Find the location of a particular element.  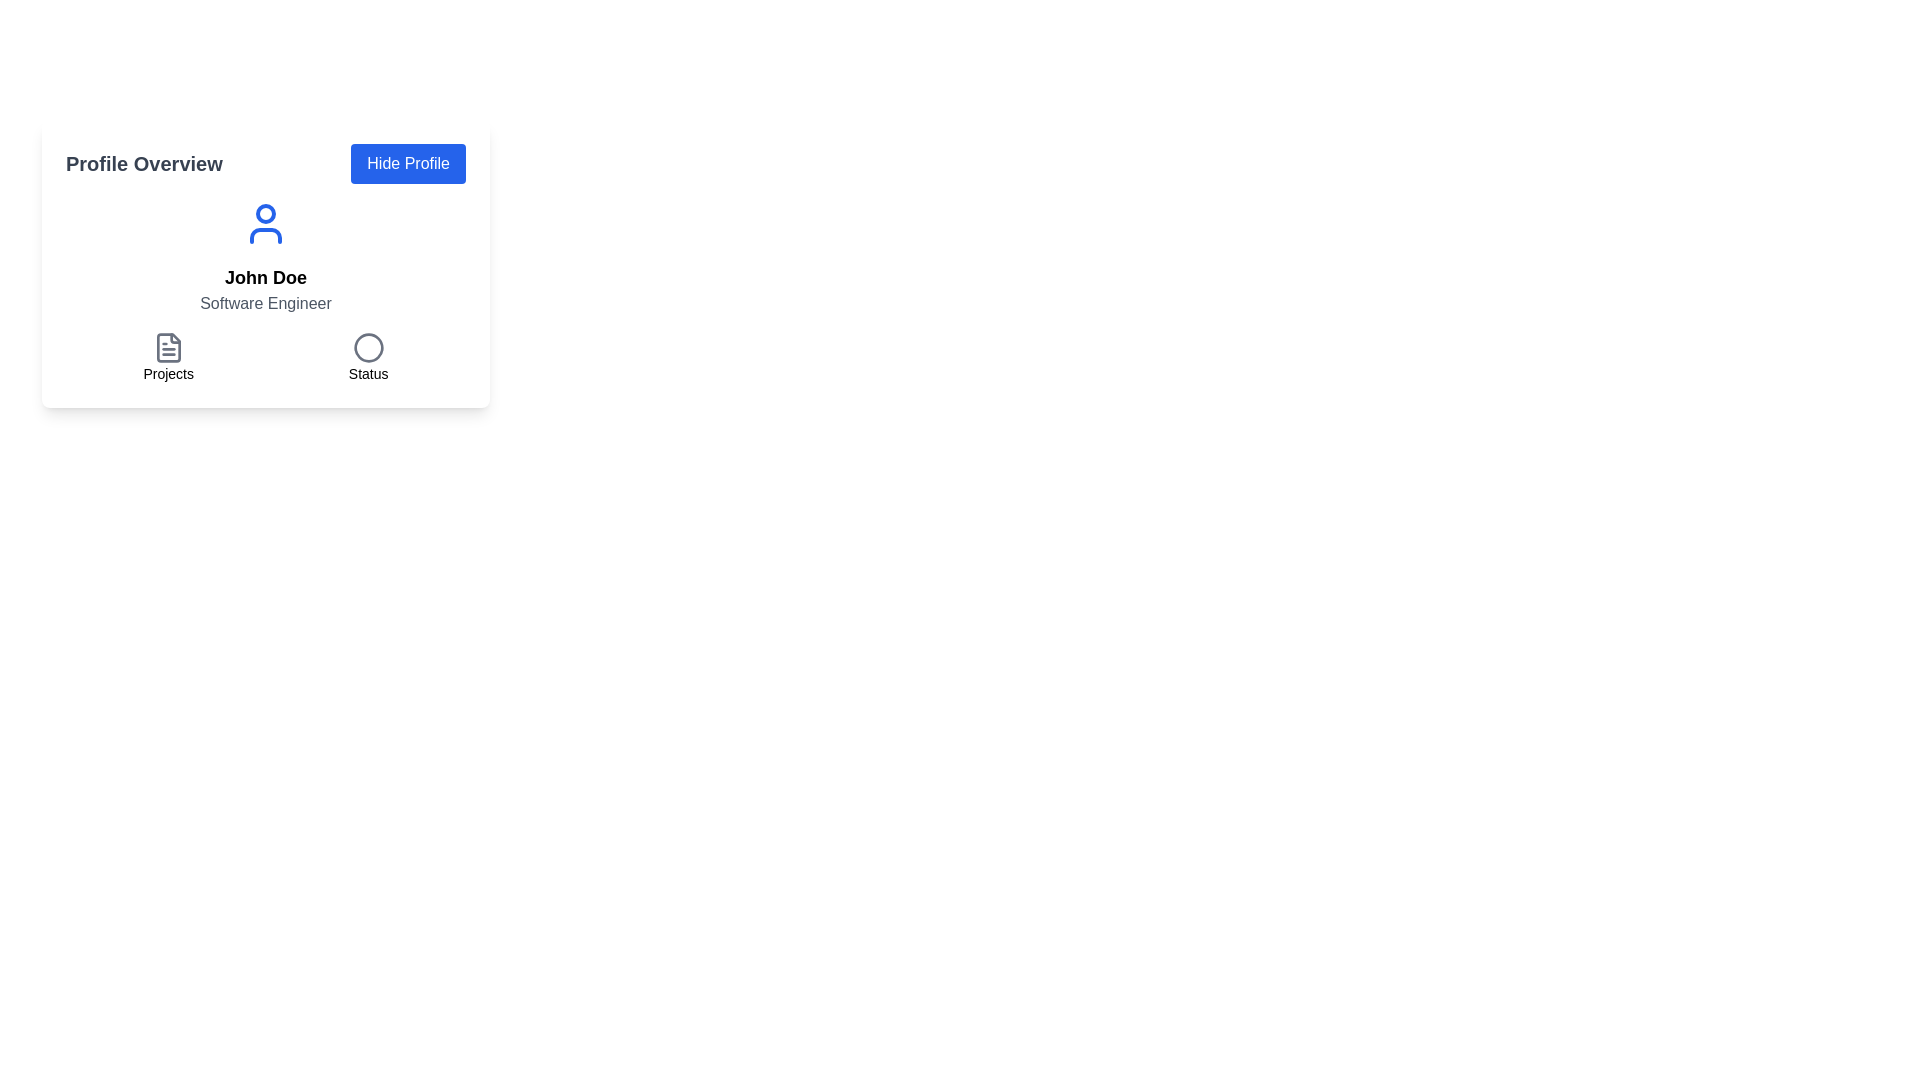

the small file/document icon with a grayscale color scheme, which is positioned above the 'Projects' label is located at coordinates (168, 346).